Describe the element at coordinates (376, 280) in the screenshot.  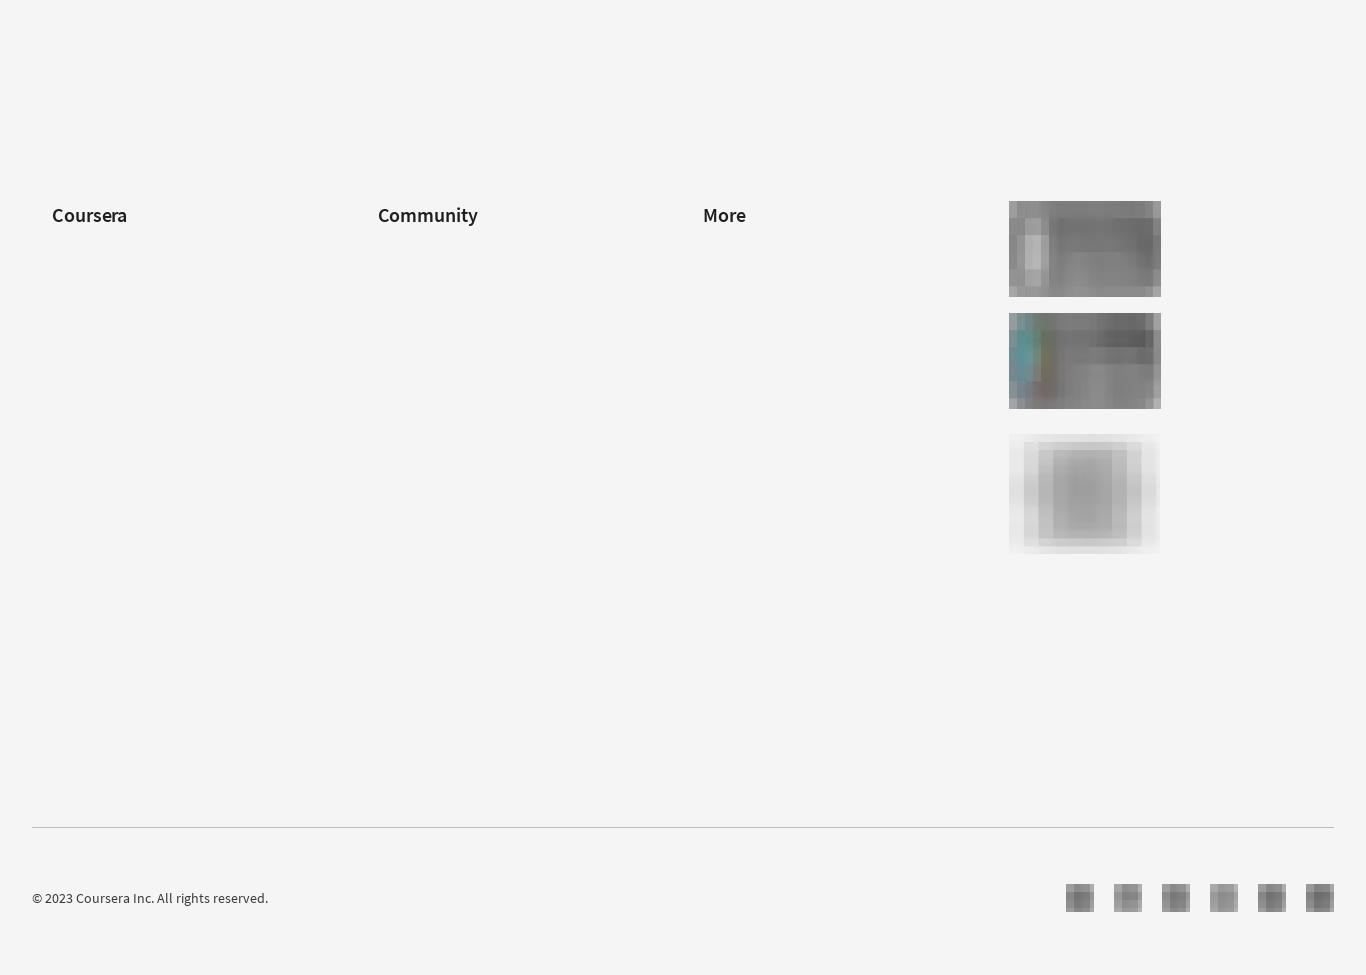
I see `'Partners'` at that location.